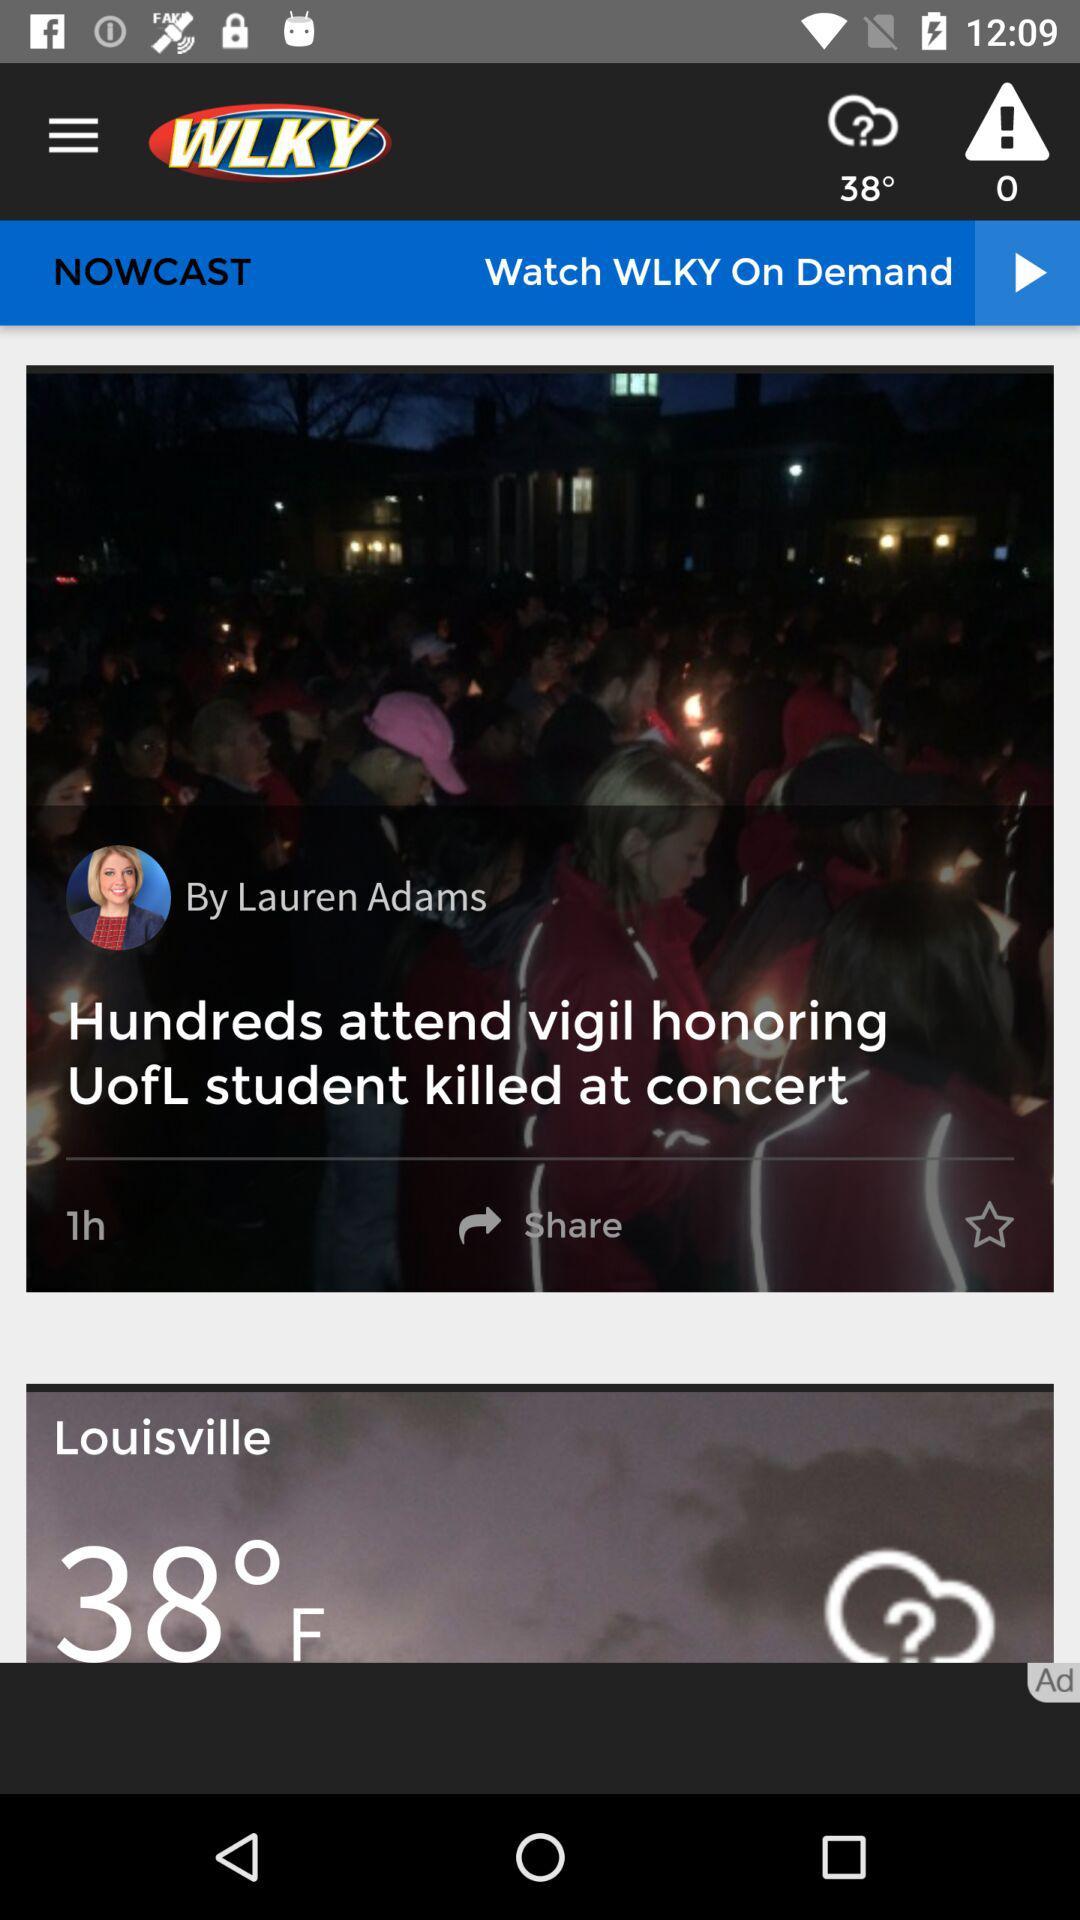 This screenshot has height=1920, width=1080. Describe the element at coordinates (334, 896) in the screenshot. I see `the text above hundreds attend text` at that location.